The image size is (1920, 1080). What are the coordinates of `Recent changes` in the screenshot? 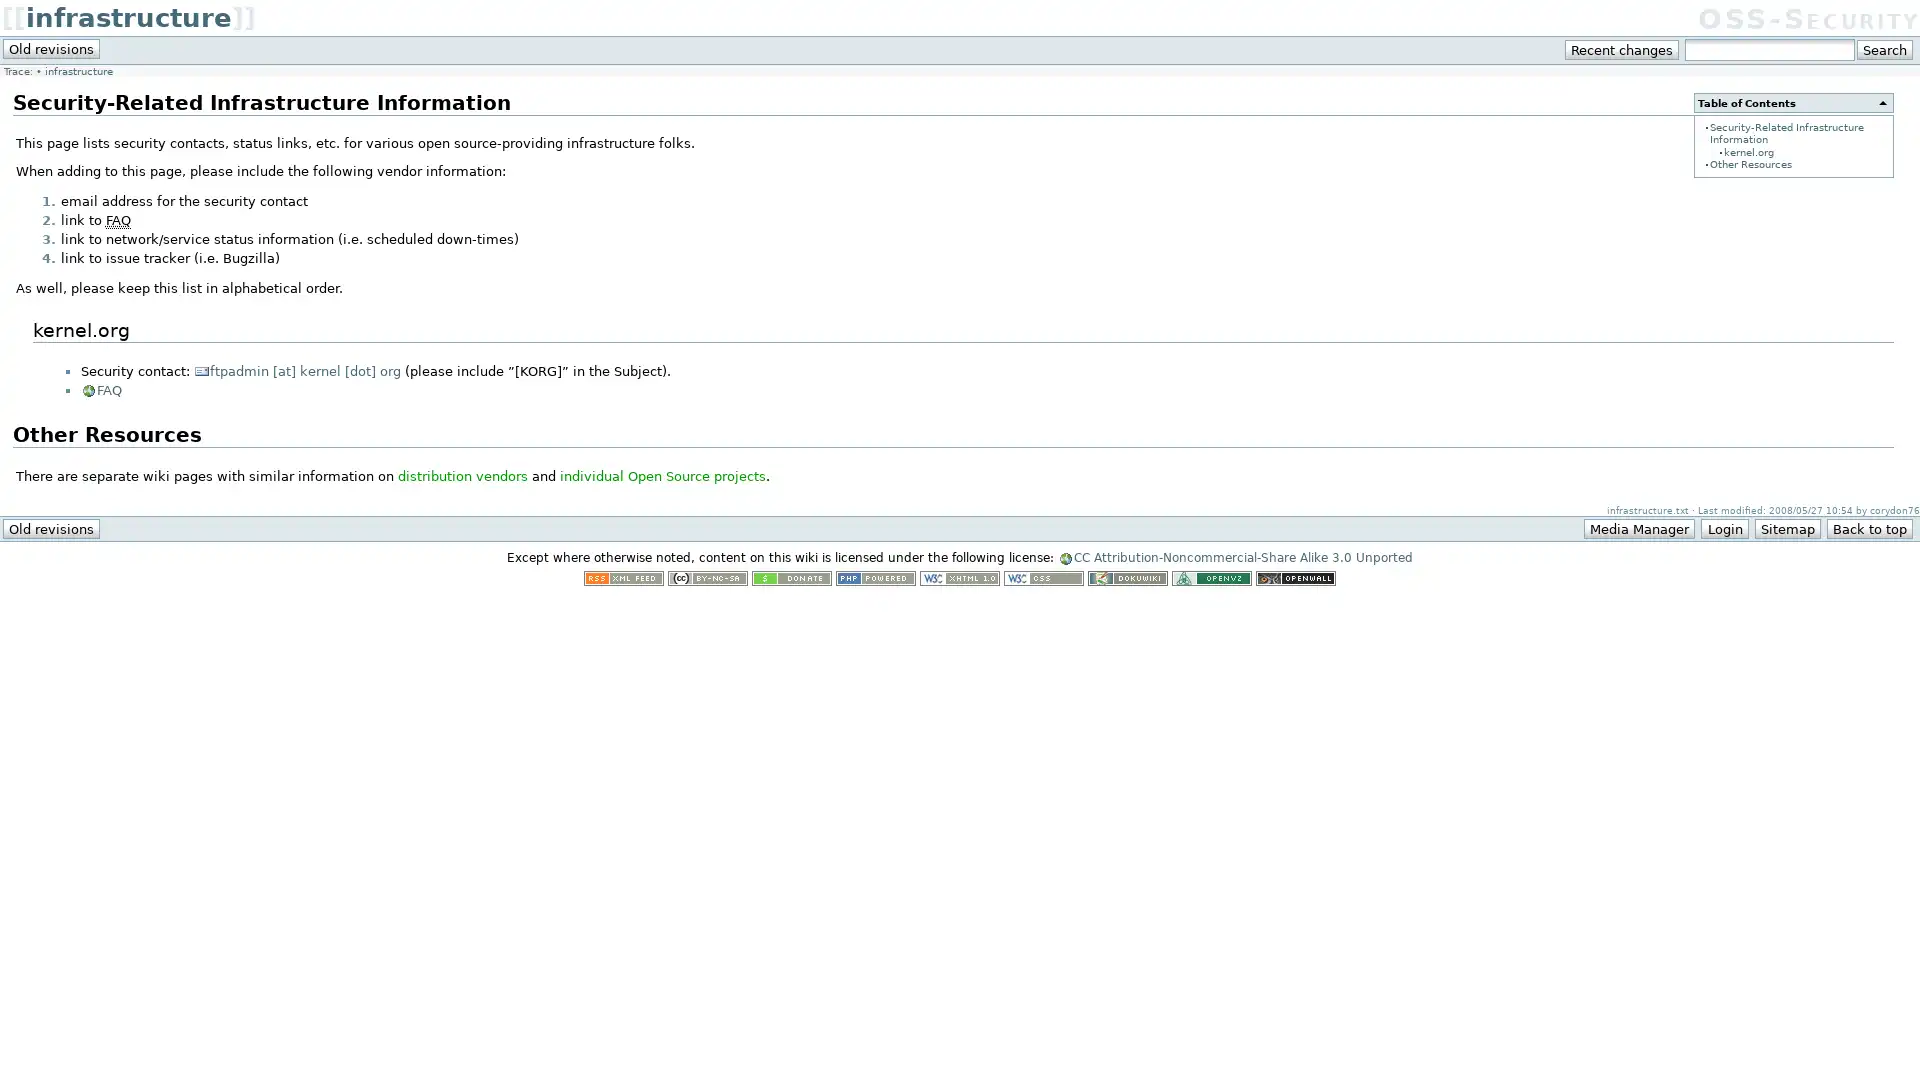 It's located at (1622, 49).